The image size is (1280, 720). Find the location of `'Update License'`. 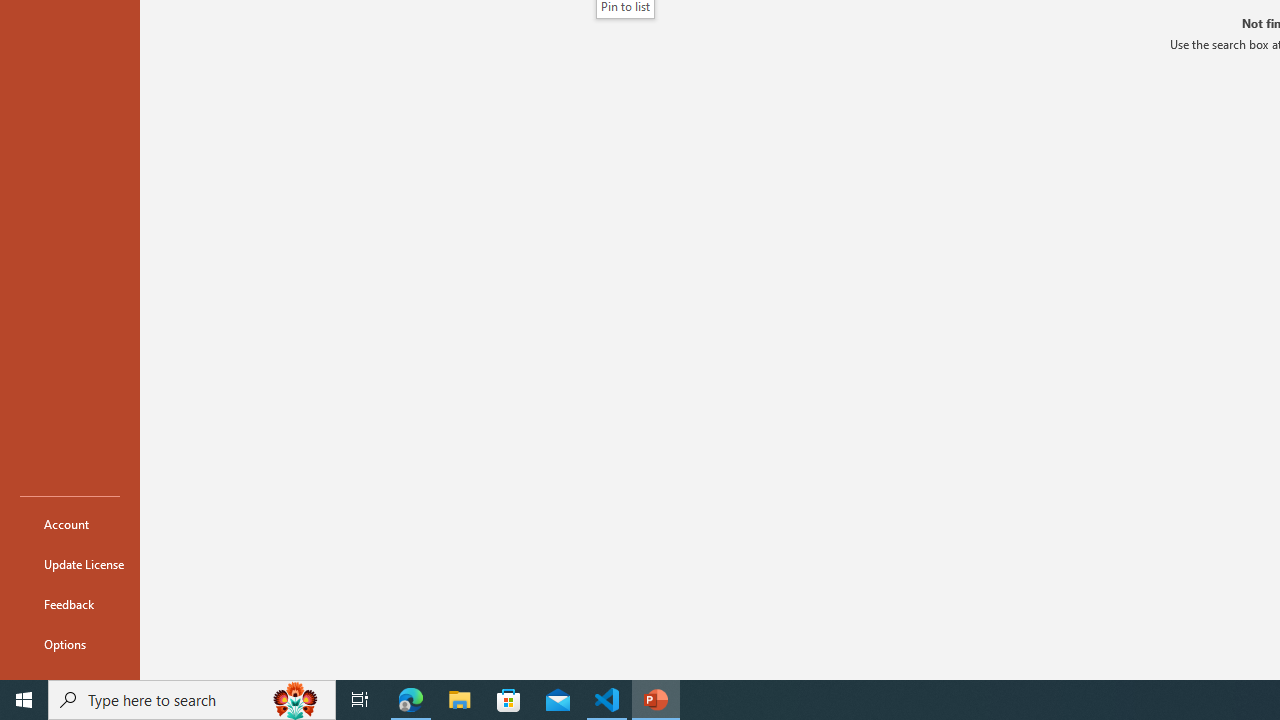

'Update License' is located at coordinates (69, 564).